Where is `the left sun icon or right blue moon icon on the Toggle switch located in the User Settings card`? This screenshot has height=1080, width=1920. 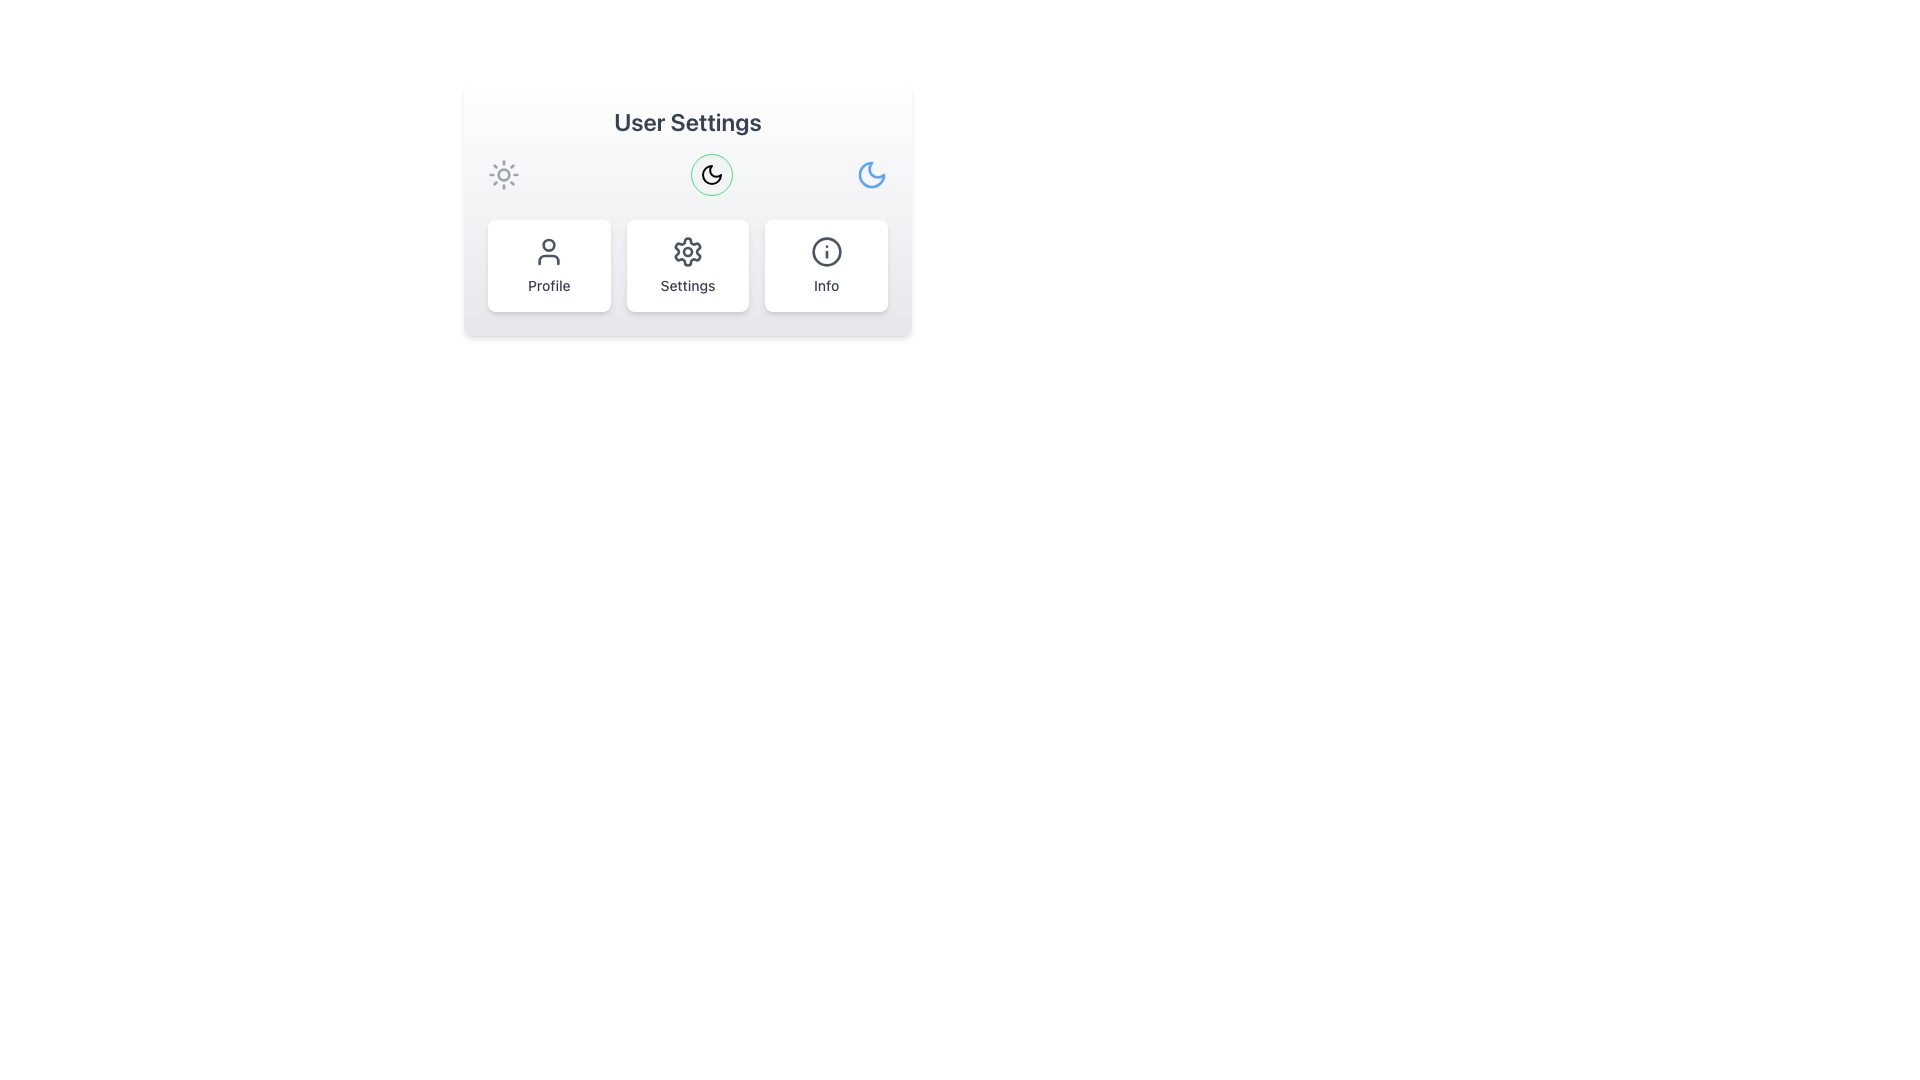
the left sun icon or right blue moon icon on the Toggle switch located in the User Settings card is located at coordinates (687, 173).